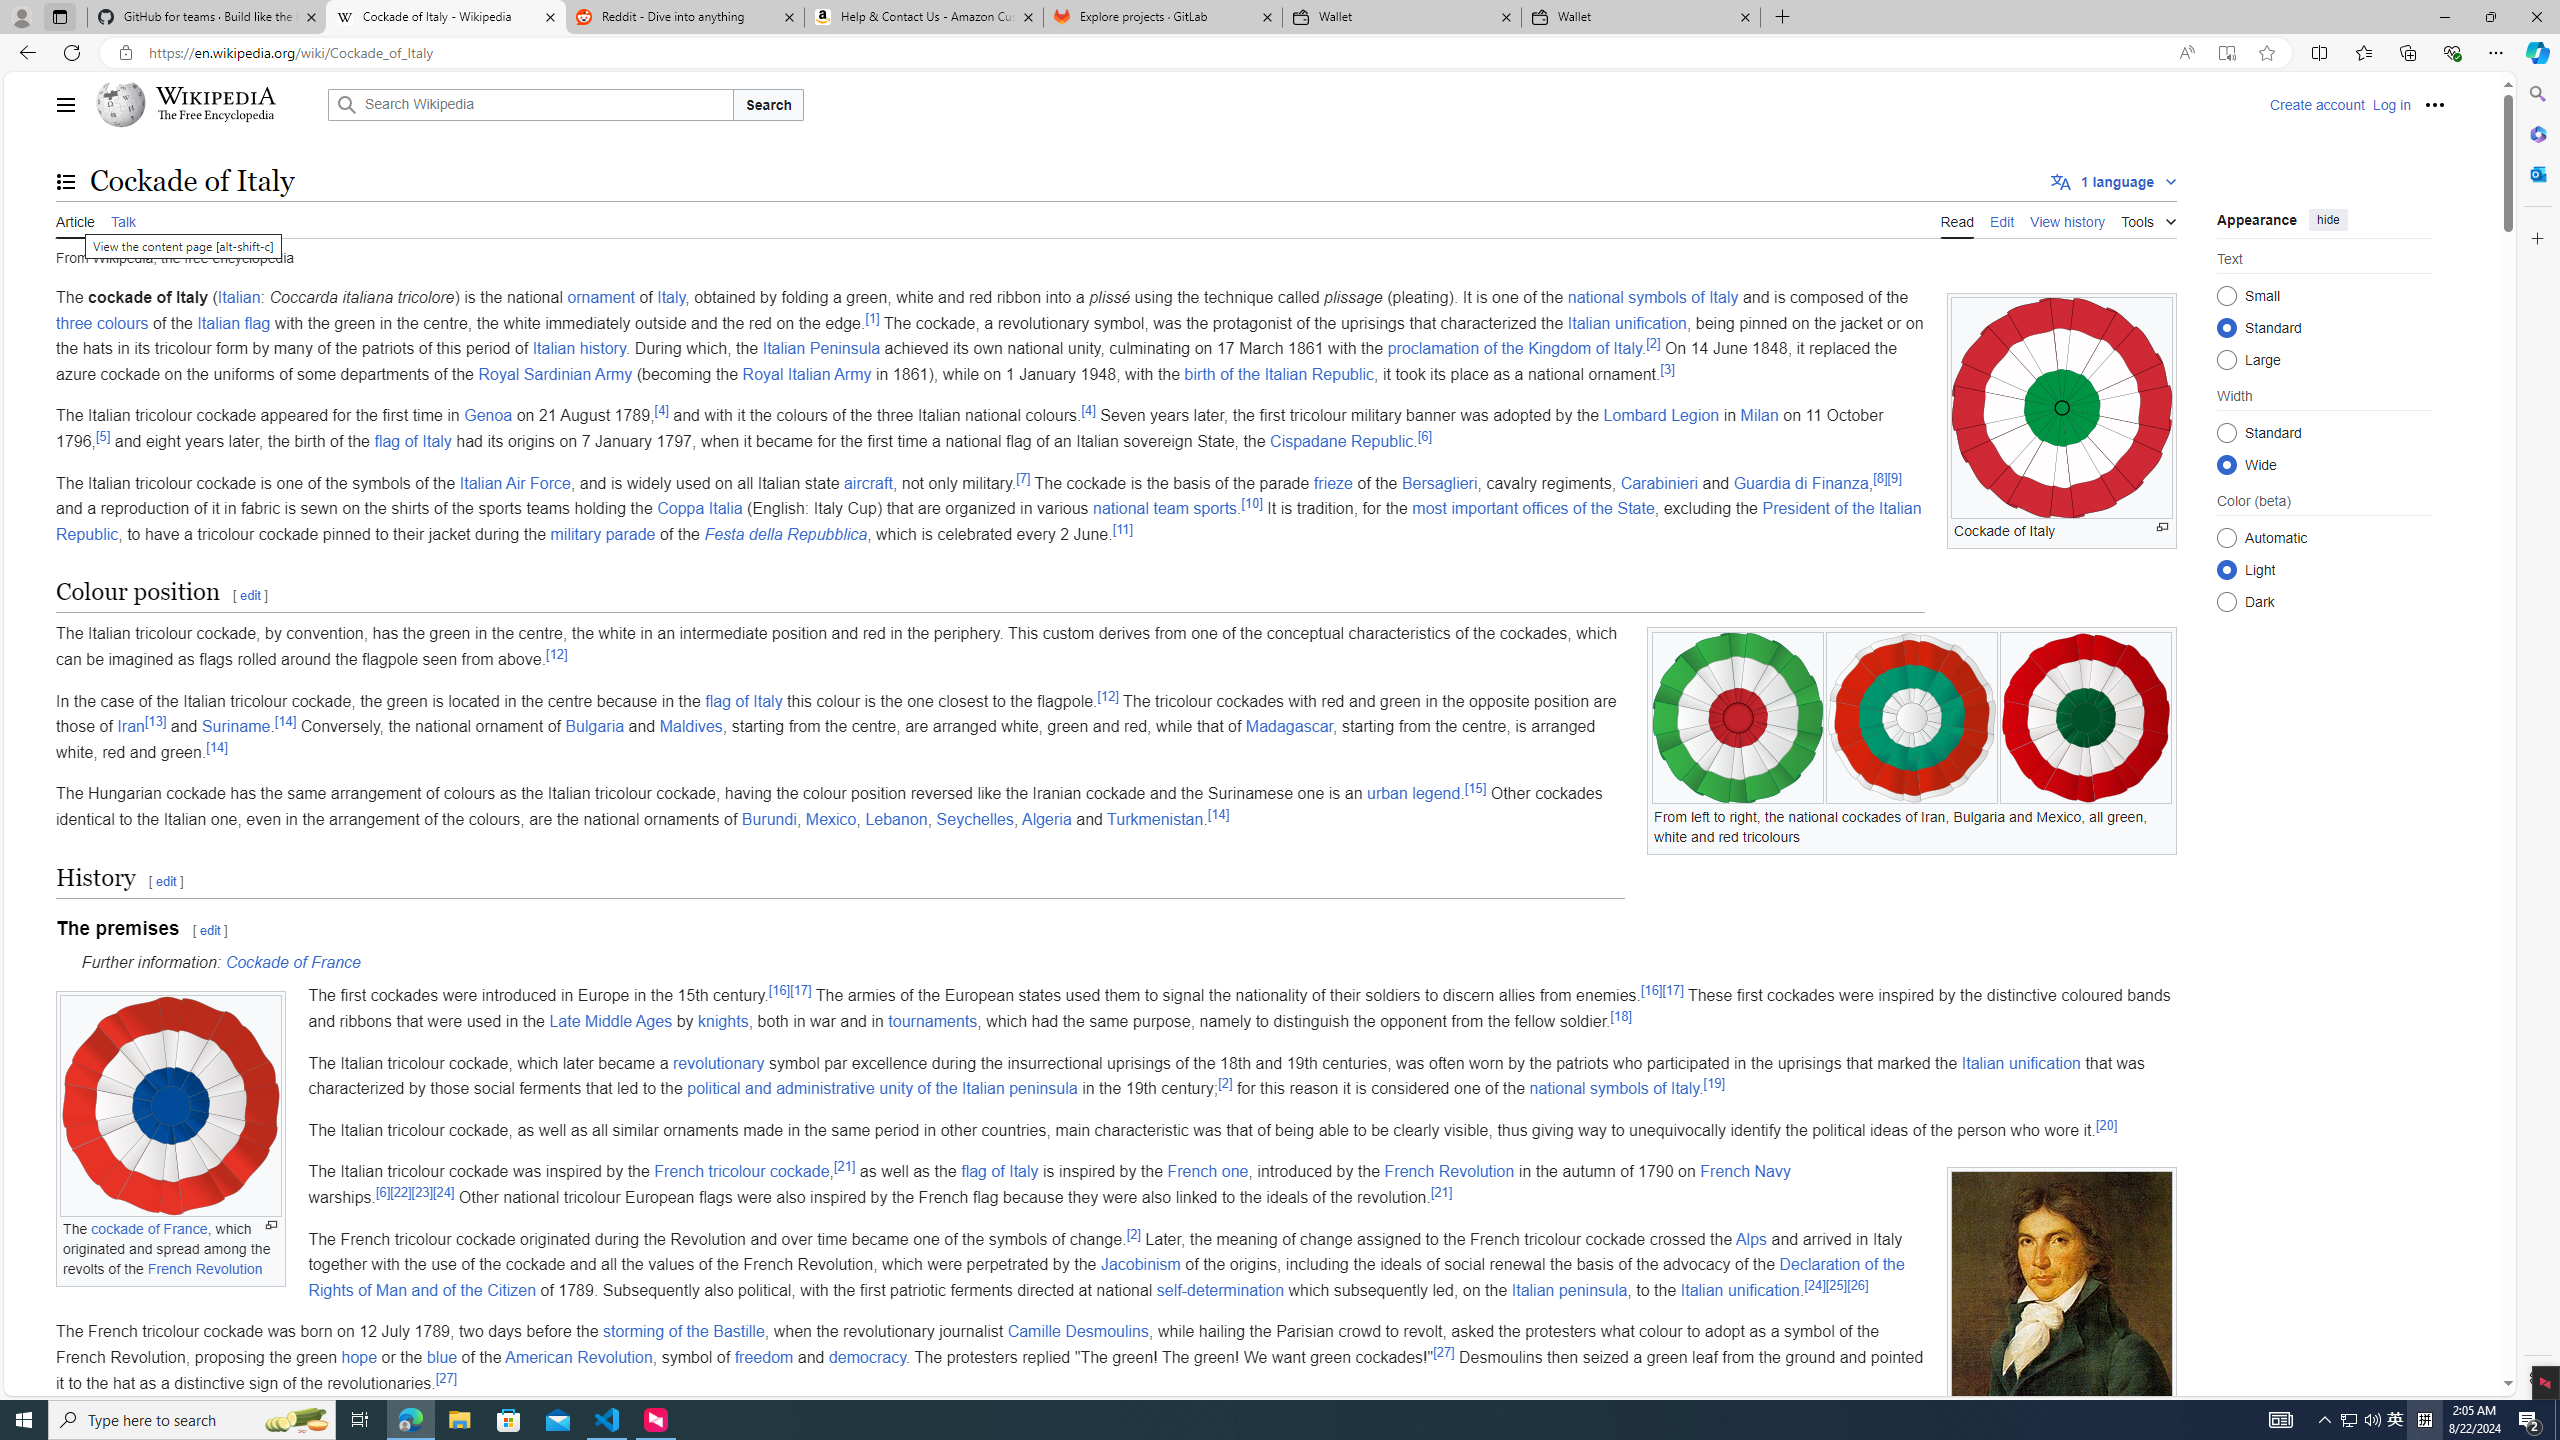 This screenshot has height=1440, width=2560. What do you see at coordinates (2104, 1125) in the screenshot?
I see `'[20]'` at bounding box center [2104, 1125].